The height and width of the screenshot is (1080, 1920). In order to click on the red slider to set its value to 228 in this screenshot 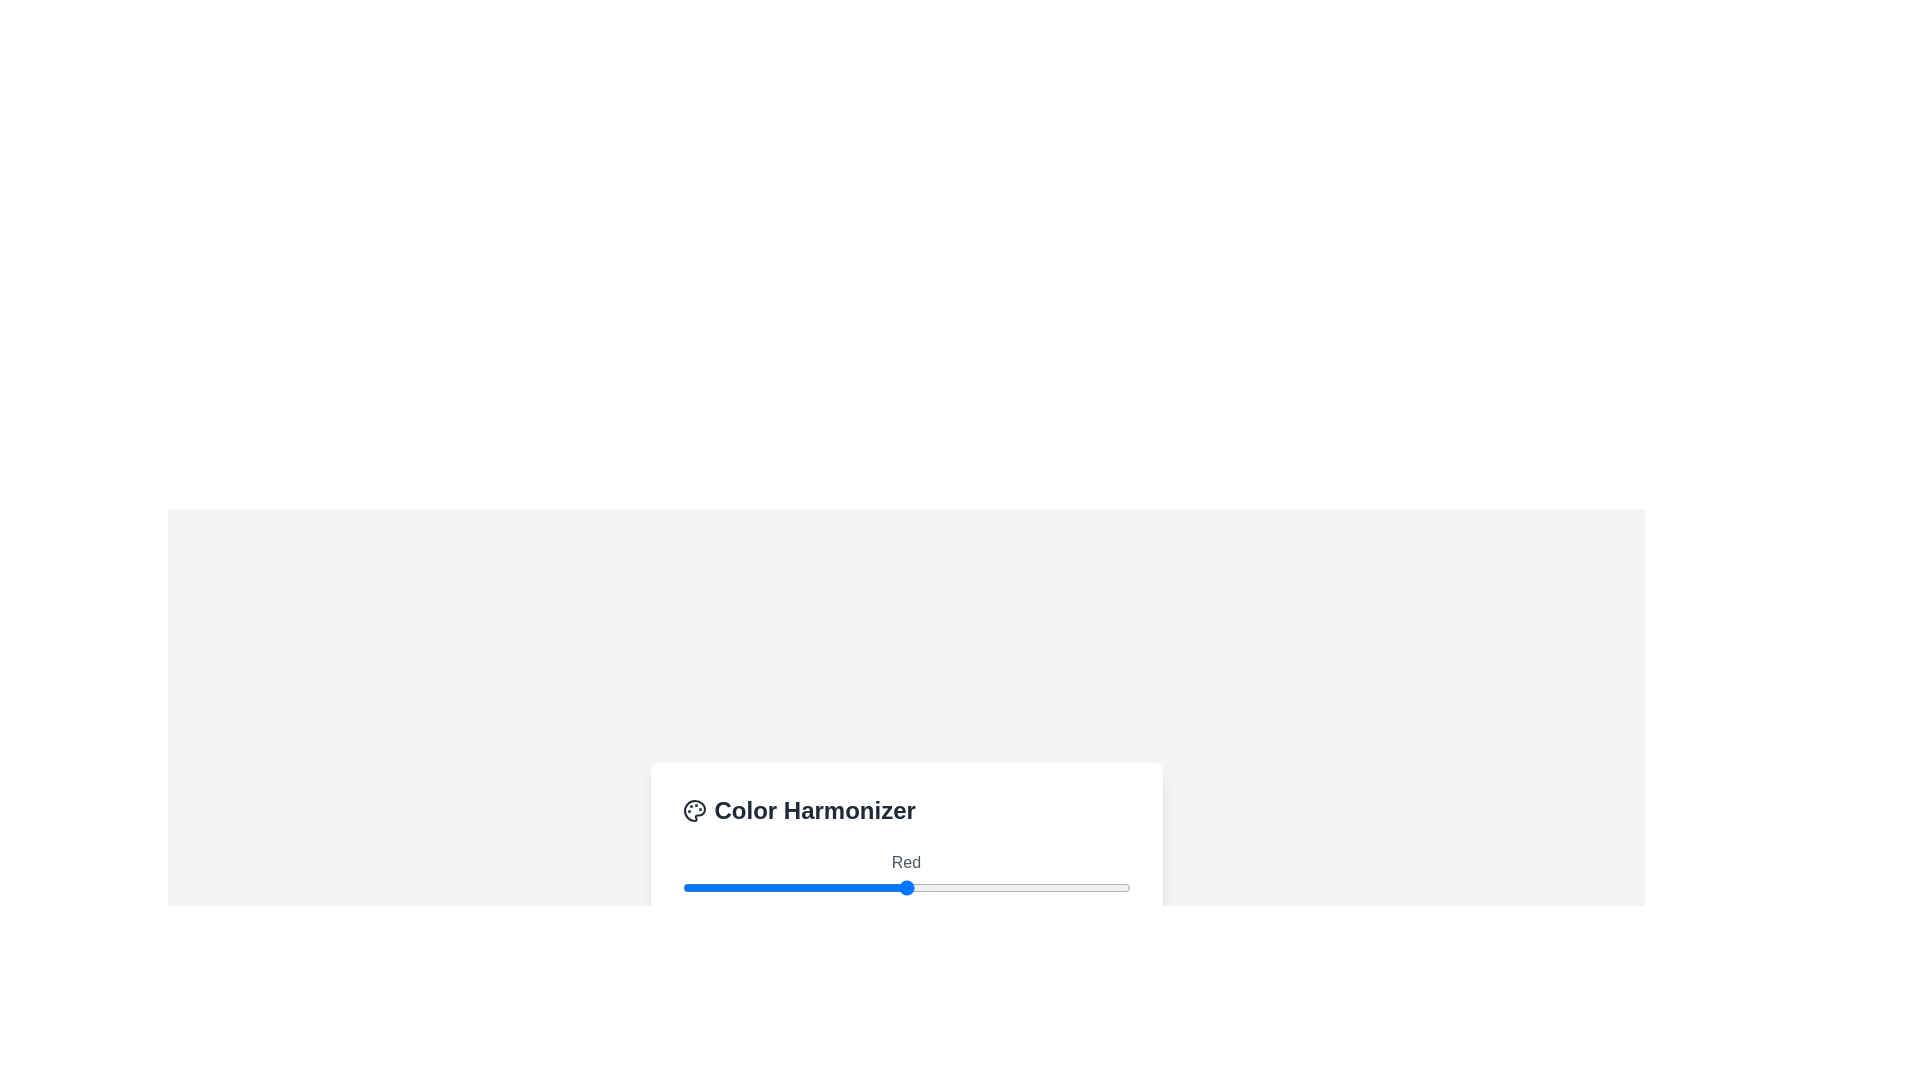, I will do `click(1082, 886)`.